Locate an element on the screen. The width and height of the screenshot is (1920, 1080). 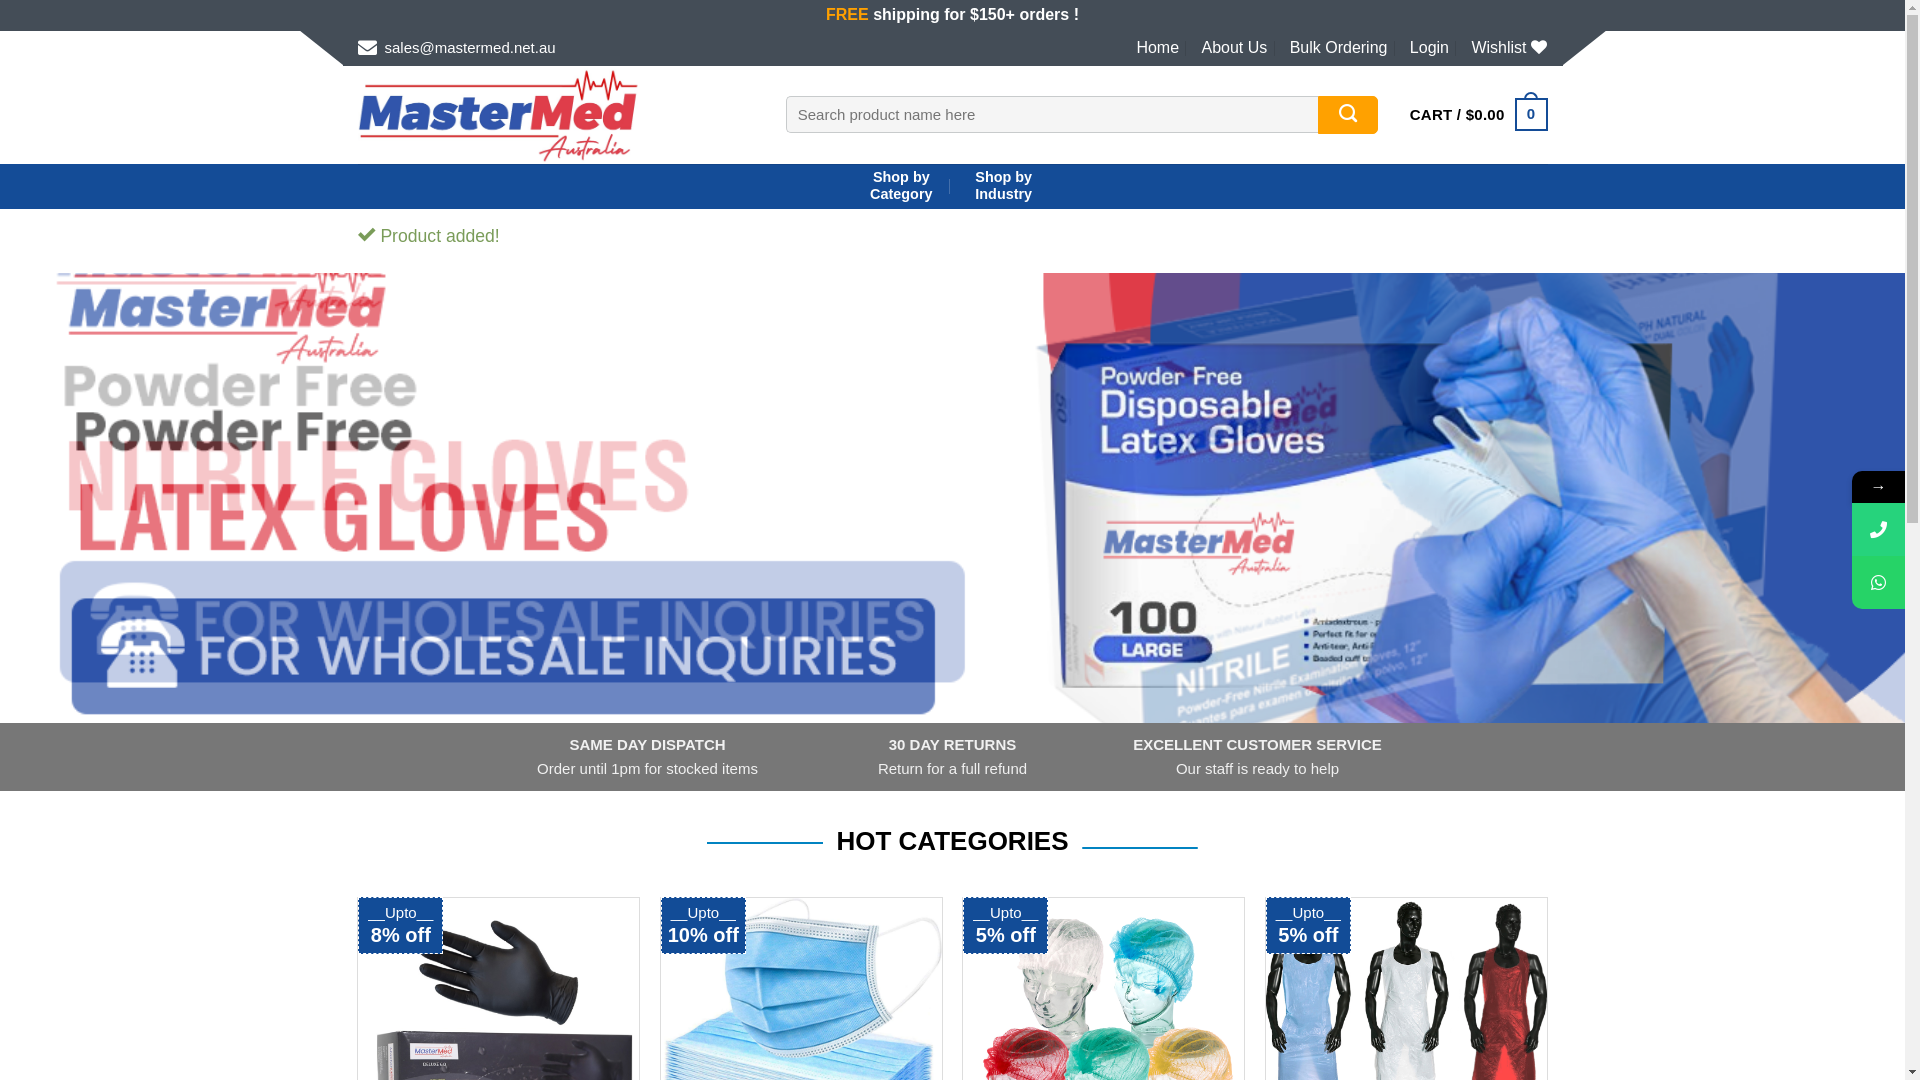
'About Us' is located at coordinates (1232, 46).